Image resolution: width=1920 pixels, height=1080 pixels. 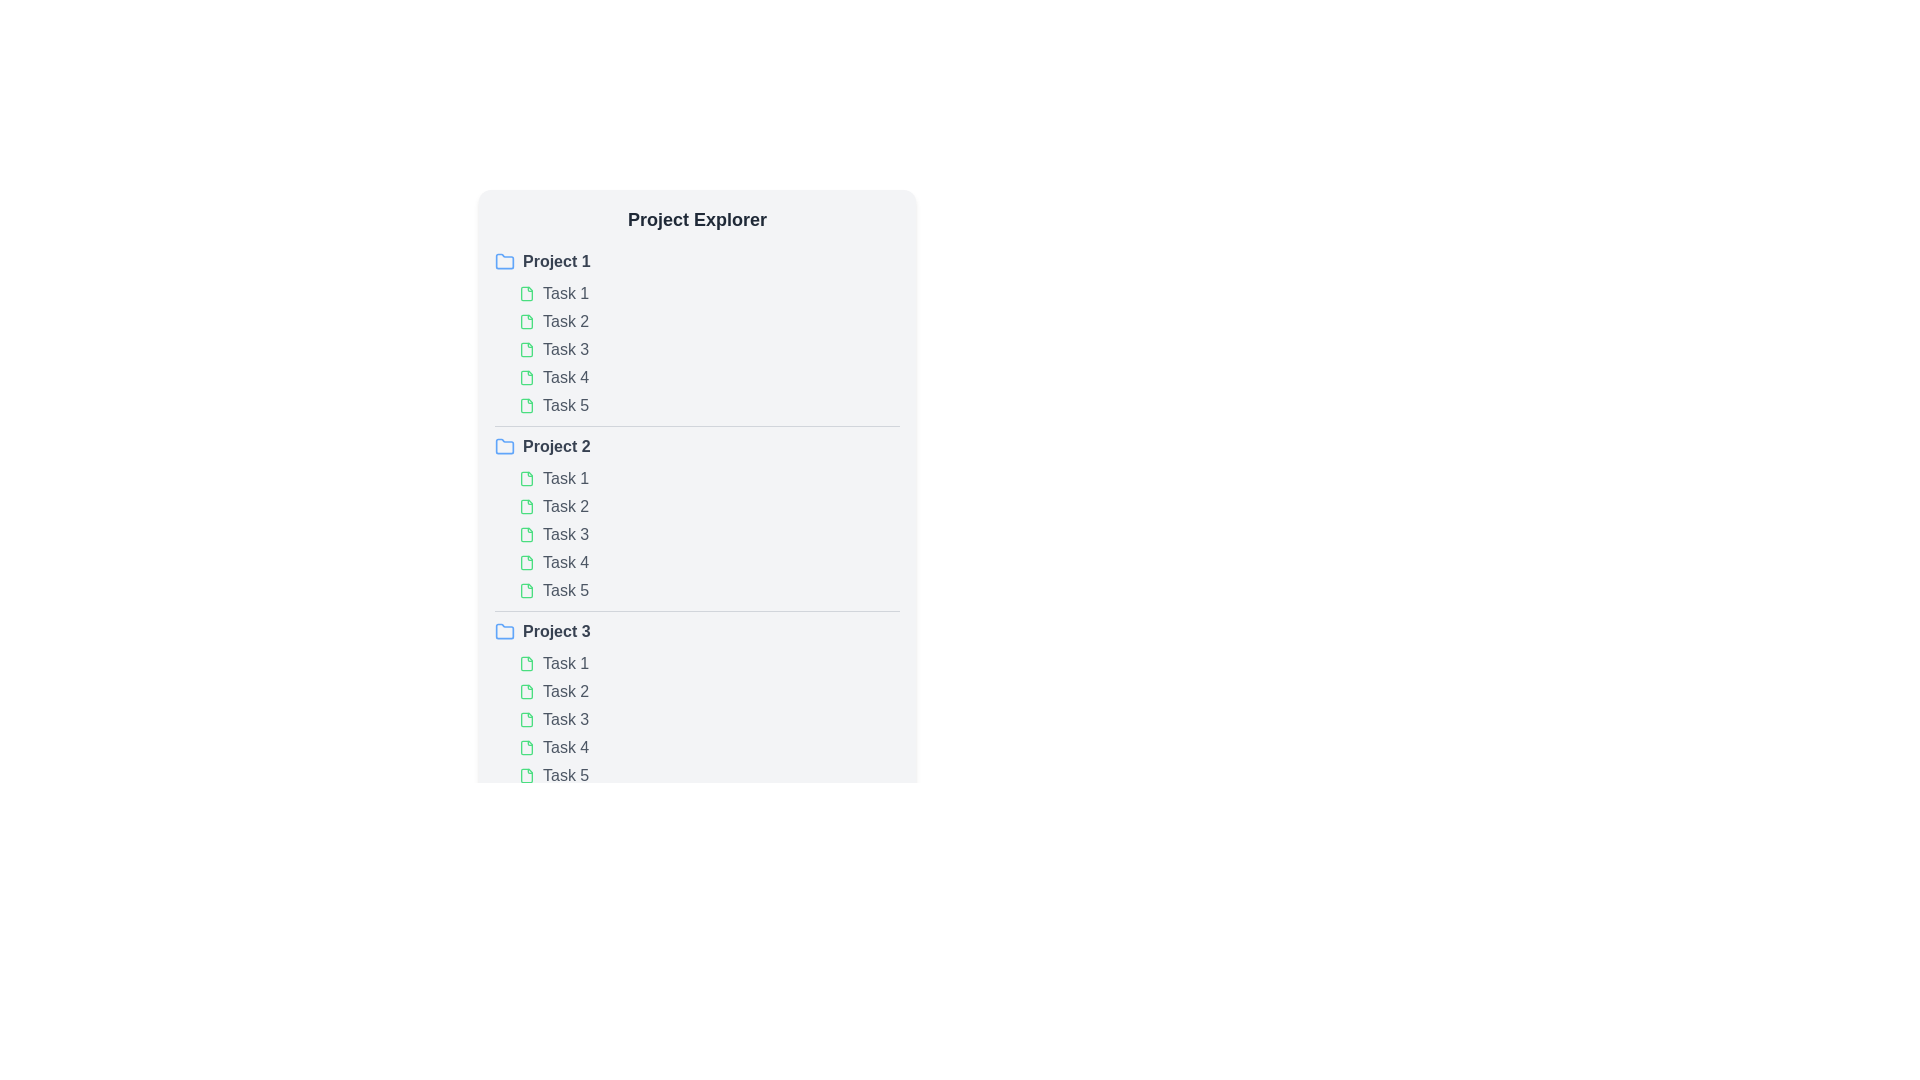 What do you see at coordinates (565, 748) in the screenshot?
I see `the text label representing the fourth task under 'Project 3' in the Project Explorer` at bounding box center [565, 748].